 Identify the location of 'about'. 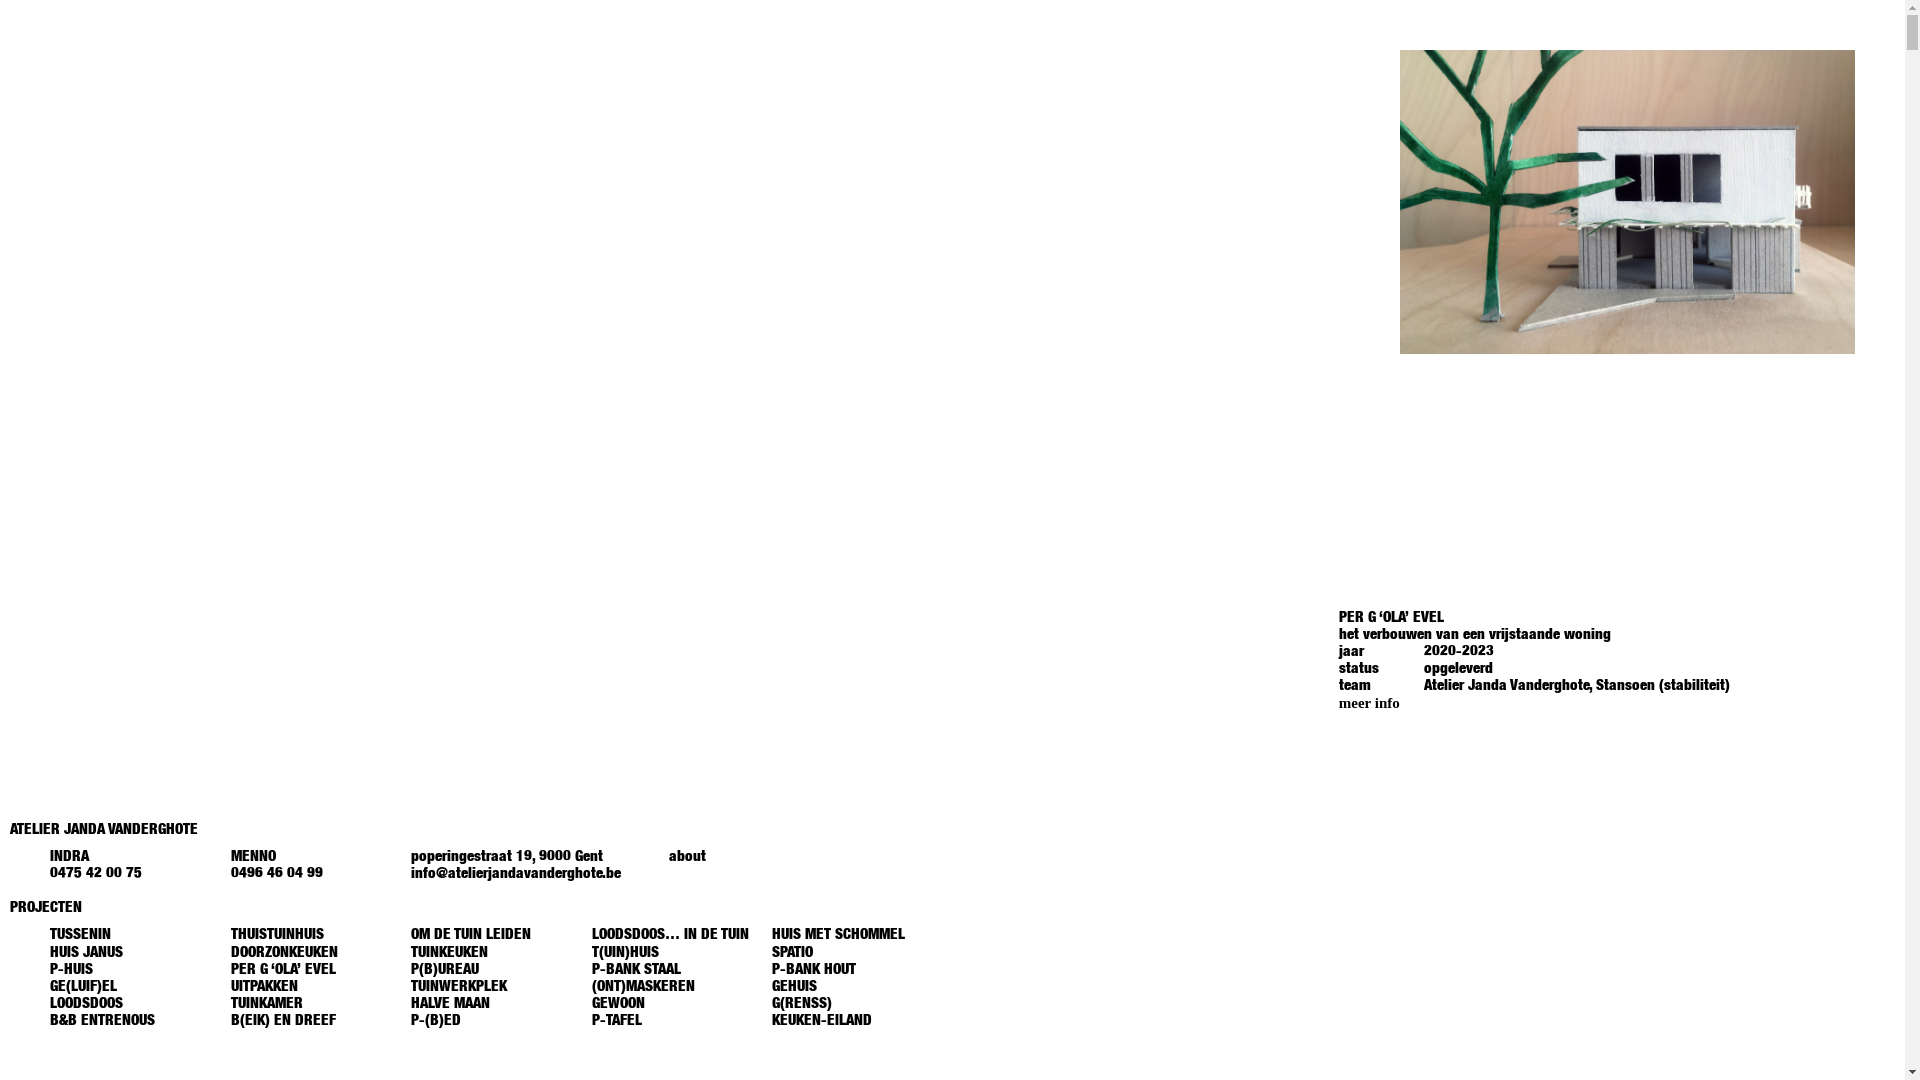
(687, 856).